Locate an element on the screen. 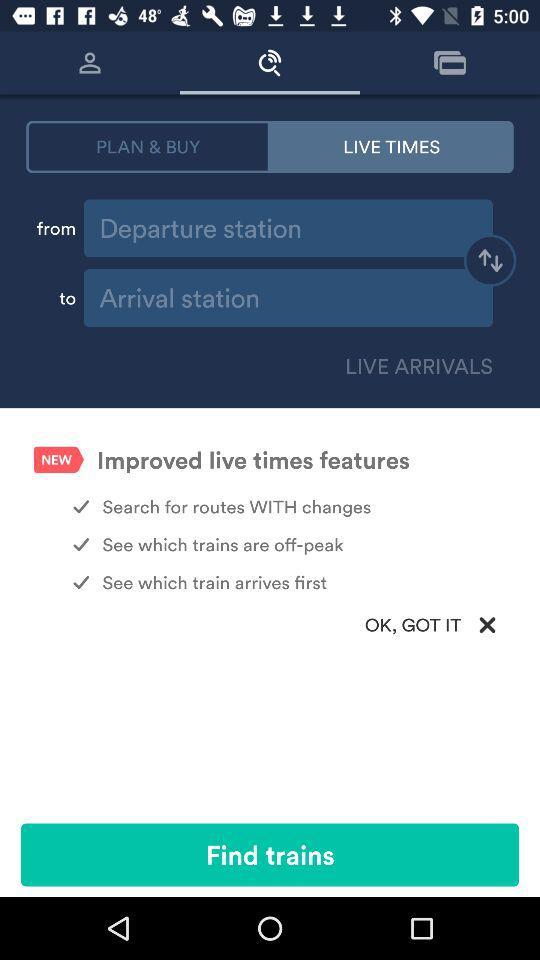 The width and height of the screenshot is (540, 960). input text destination is located at coordinates (287, 297).